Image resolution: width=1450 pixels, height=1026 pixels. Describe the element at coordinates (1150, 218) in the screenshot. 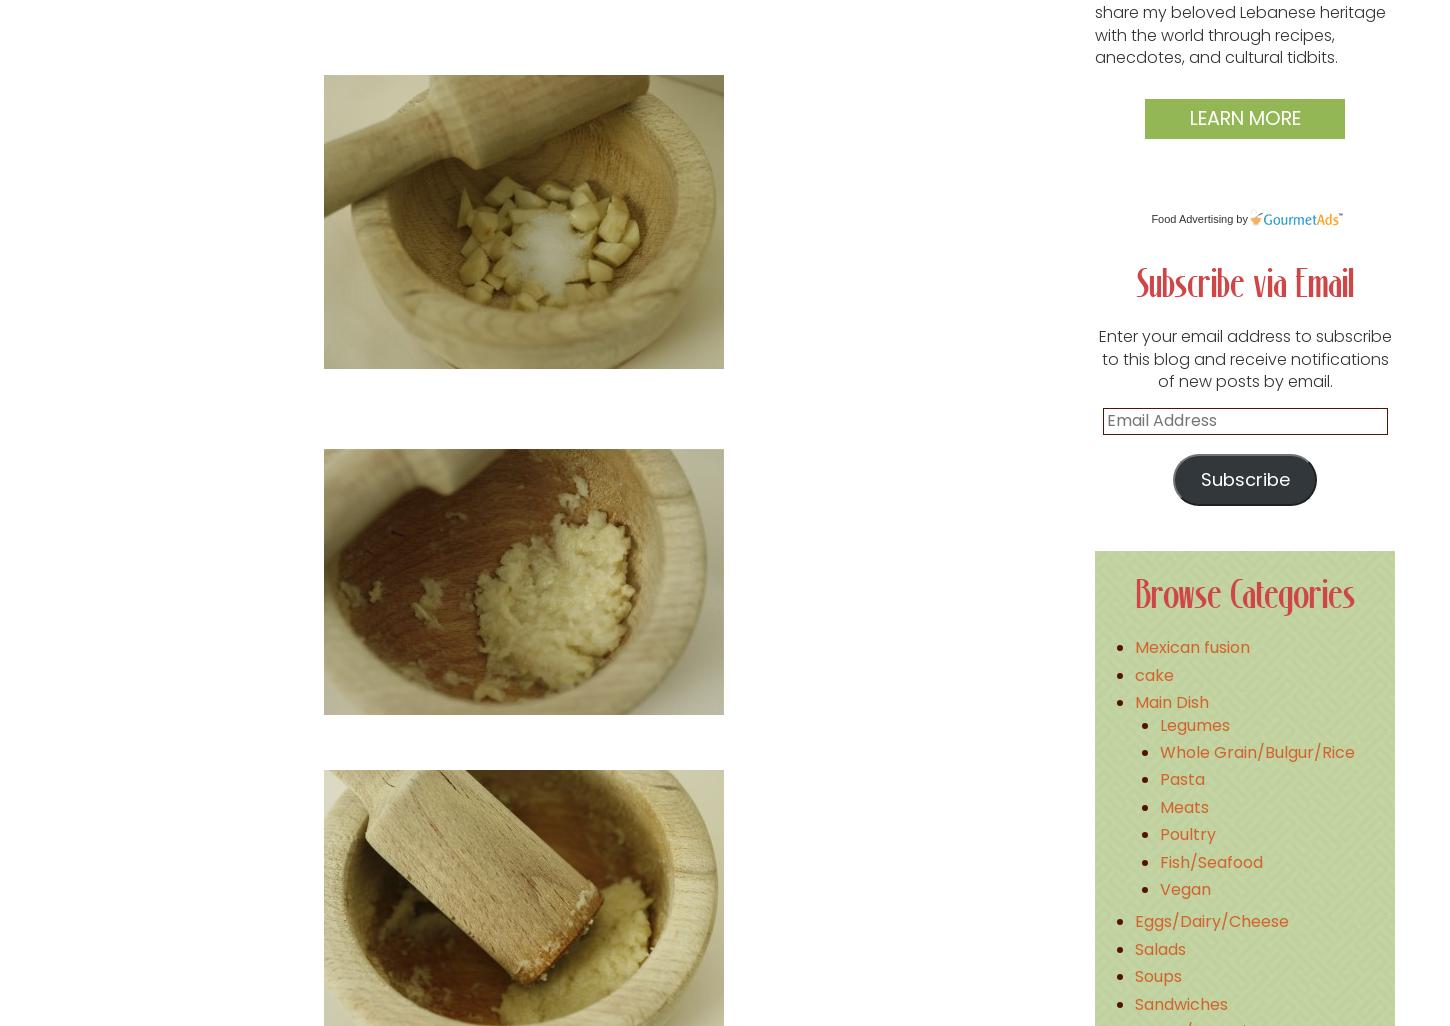

I see `'Food Advertising'` at that location.